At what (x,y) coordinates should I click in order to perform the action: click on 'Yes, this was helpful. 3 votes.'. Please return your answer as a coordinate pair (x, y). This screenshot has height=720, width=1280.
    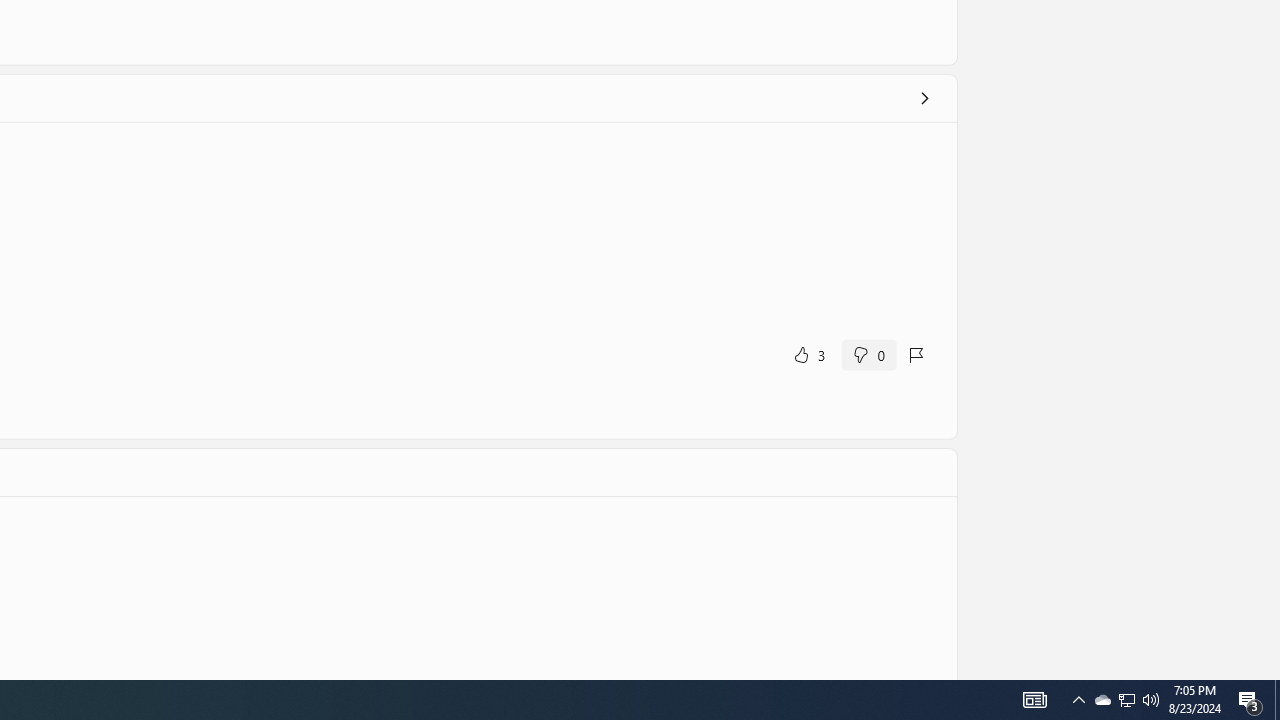
    Looking at the image, I should click on (808, 353).